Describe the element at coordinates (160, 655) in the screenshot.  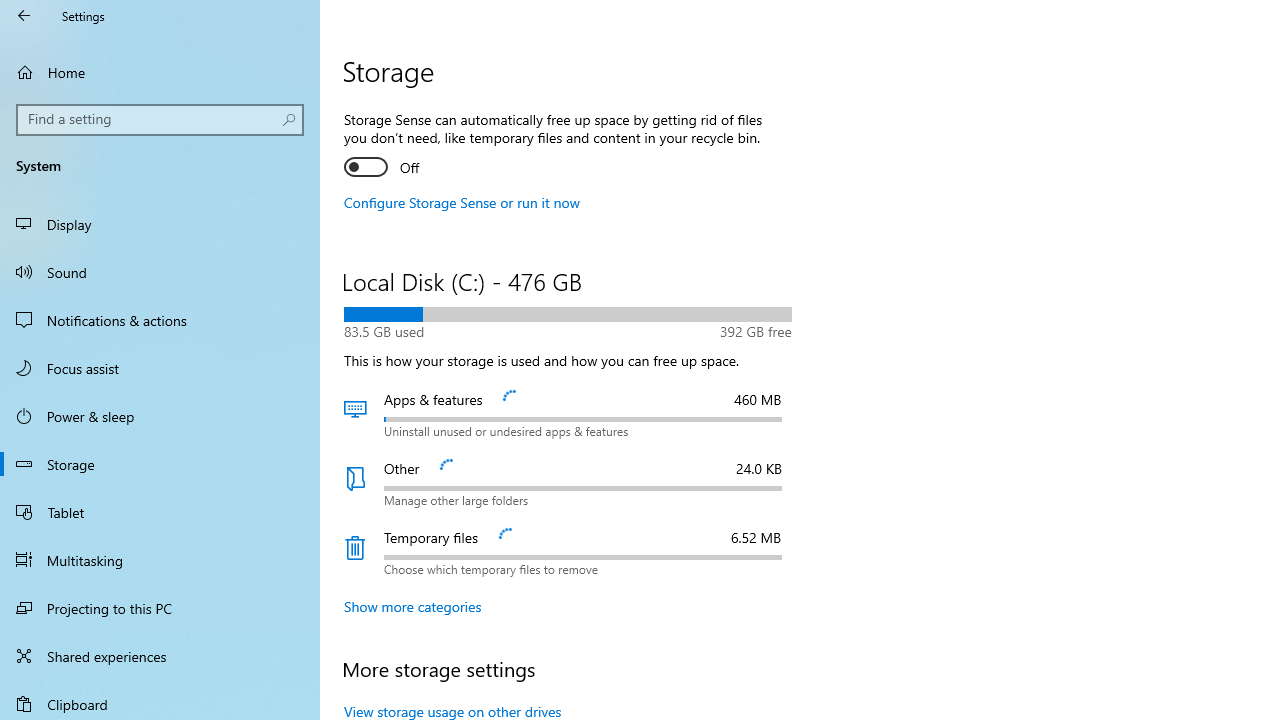
I see `'Shared experiences'` at that location.